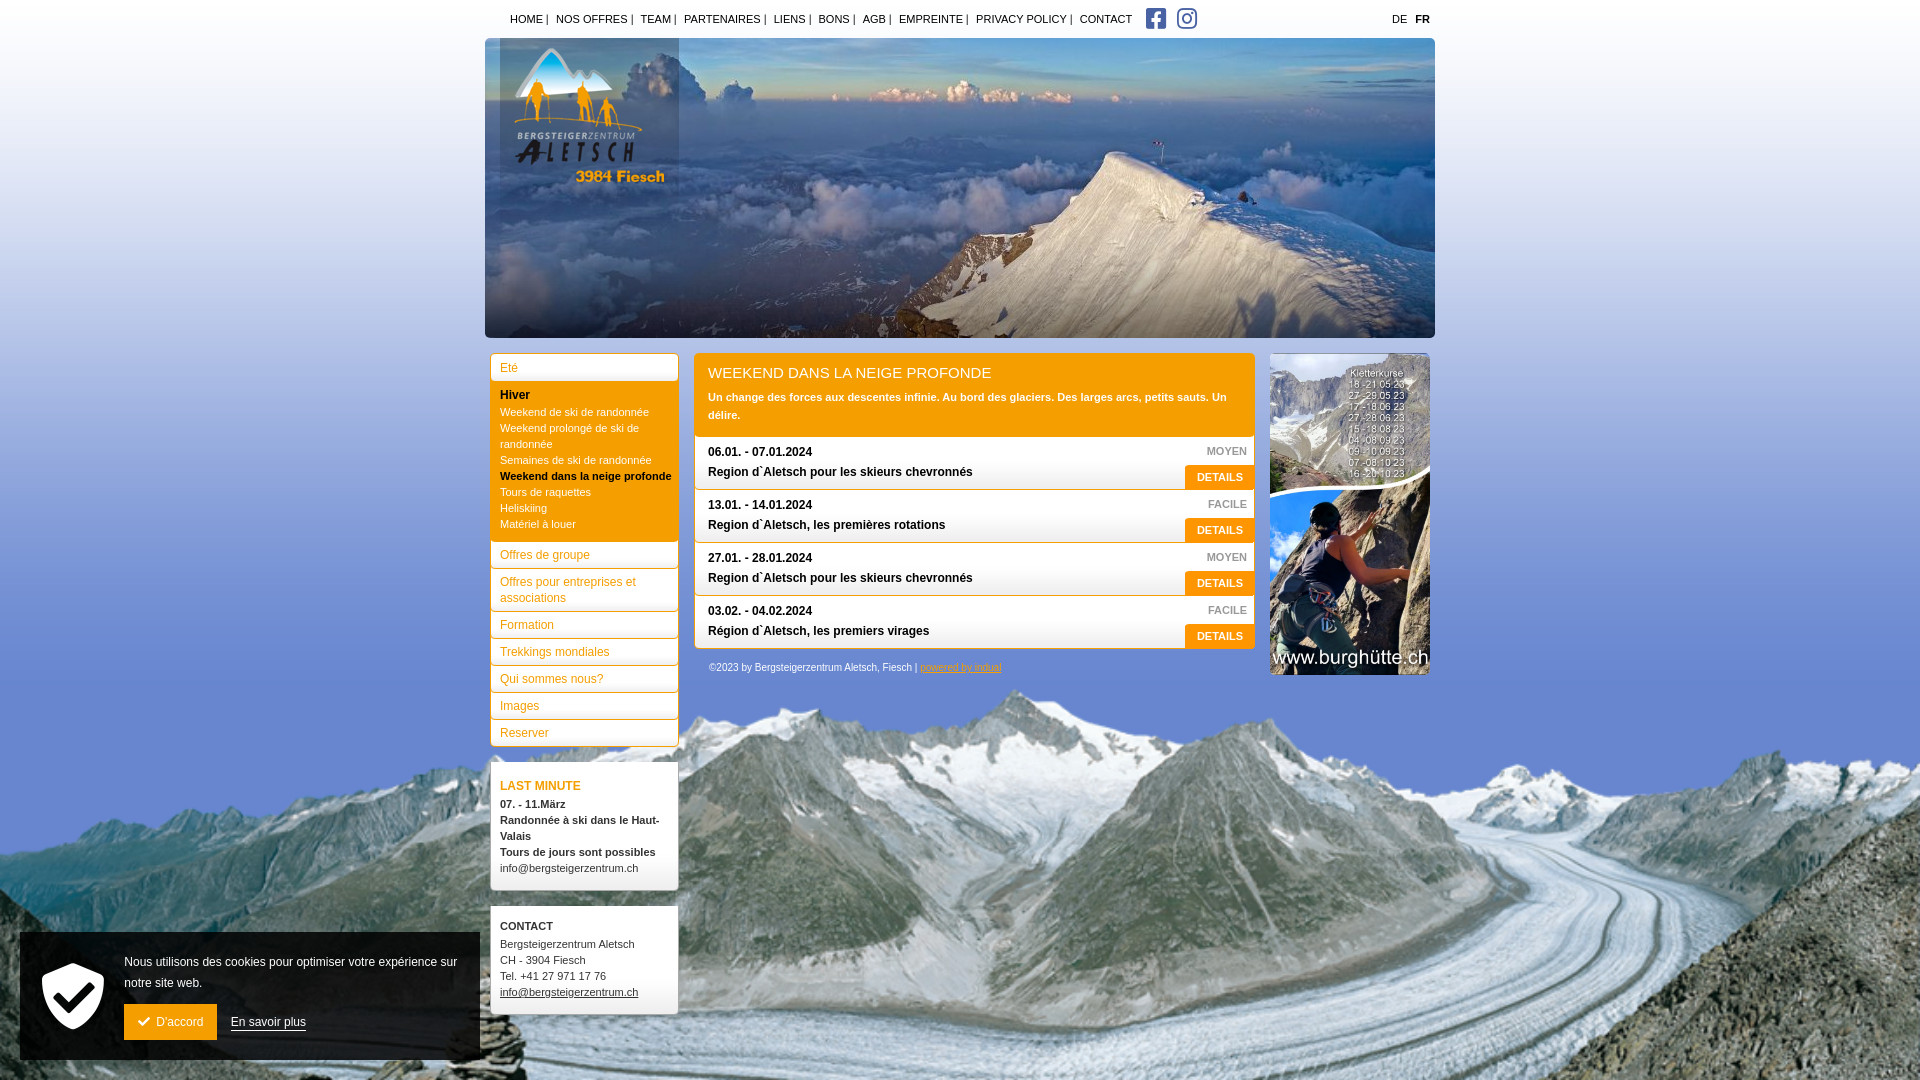  Describe the element at coordinates (583, 674) in the screenshot. I see `'Qui sommes nous?'` at that location.